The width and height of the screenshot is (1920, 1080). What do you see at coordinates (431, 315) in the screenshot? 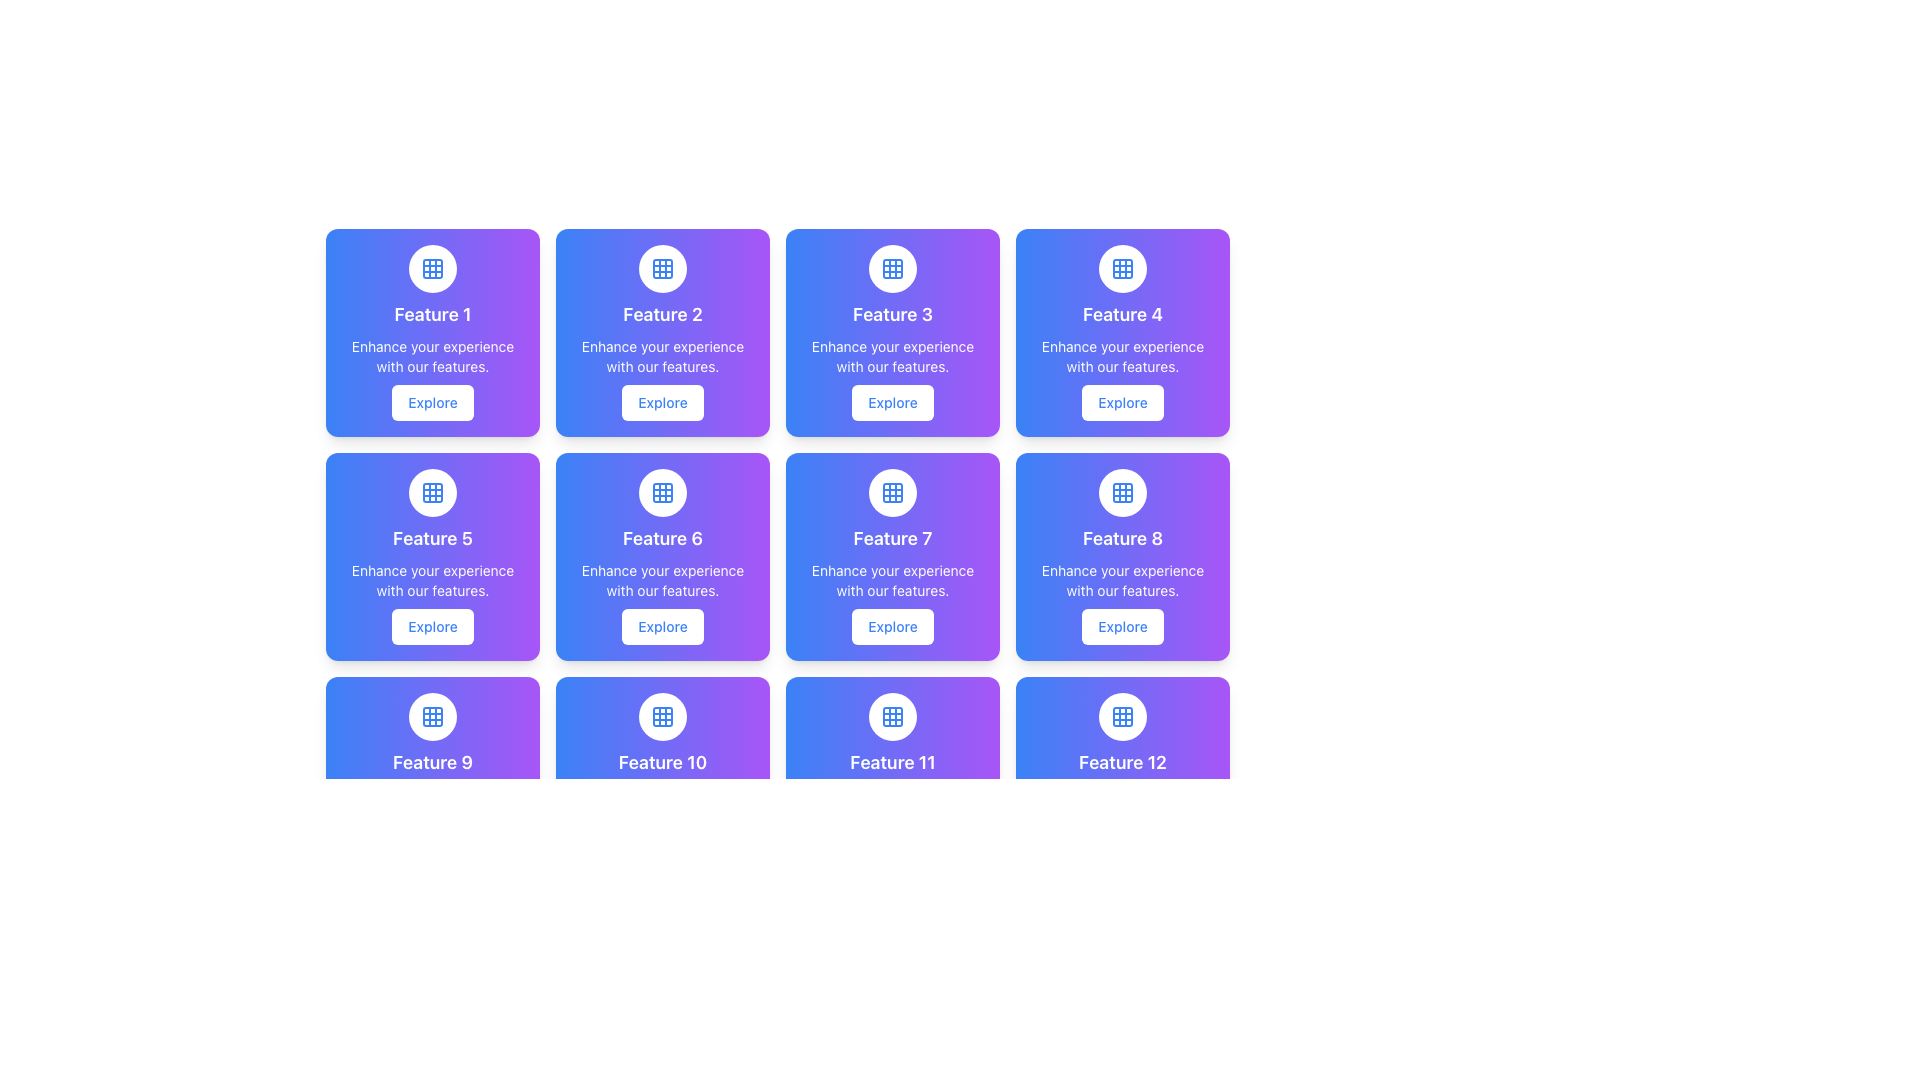
I see `the text labeled 'Feature 1', which is prominently styled with a larger font size and bold weight, located at the top-center of a card component in a 4x3 grid layout` at bounding box center [431, 315].